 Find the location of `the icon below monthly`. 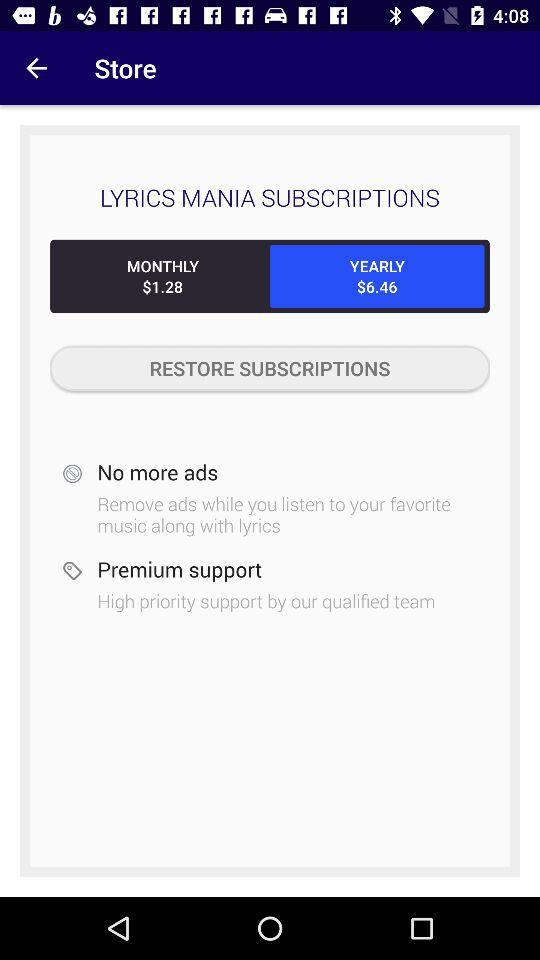

the icon below monthly is located at coordinates (270, 367).